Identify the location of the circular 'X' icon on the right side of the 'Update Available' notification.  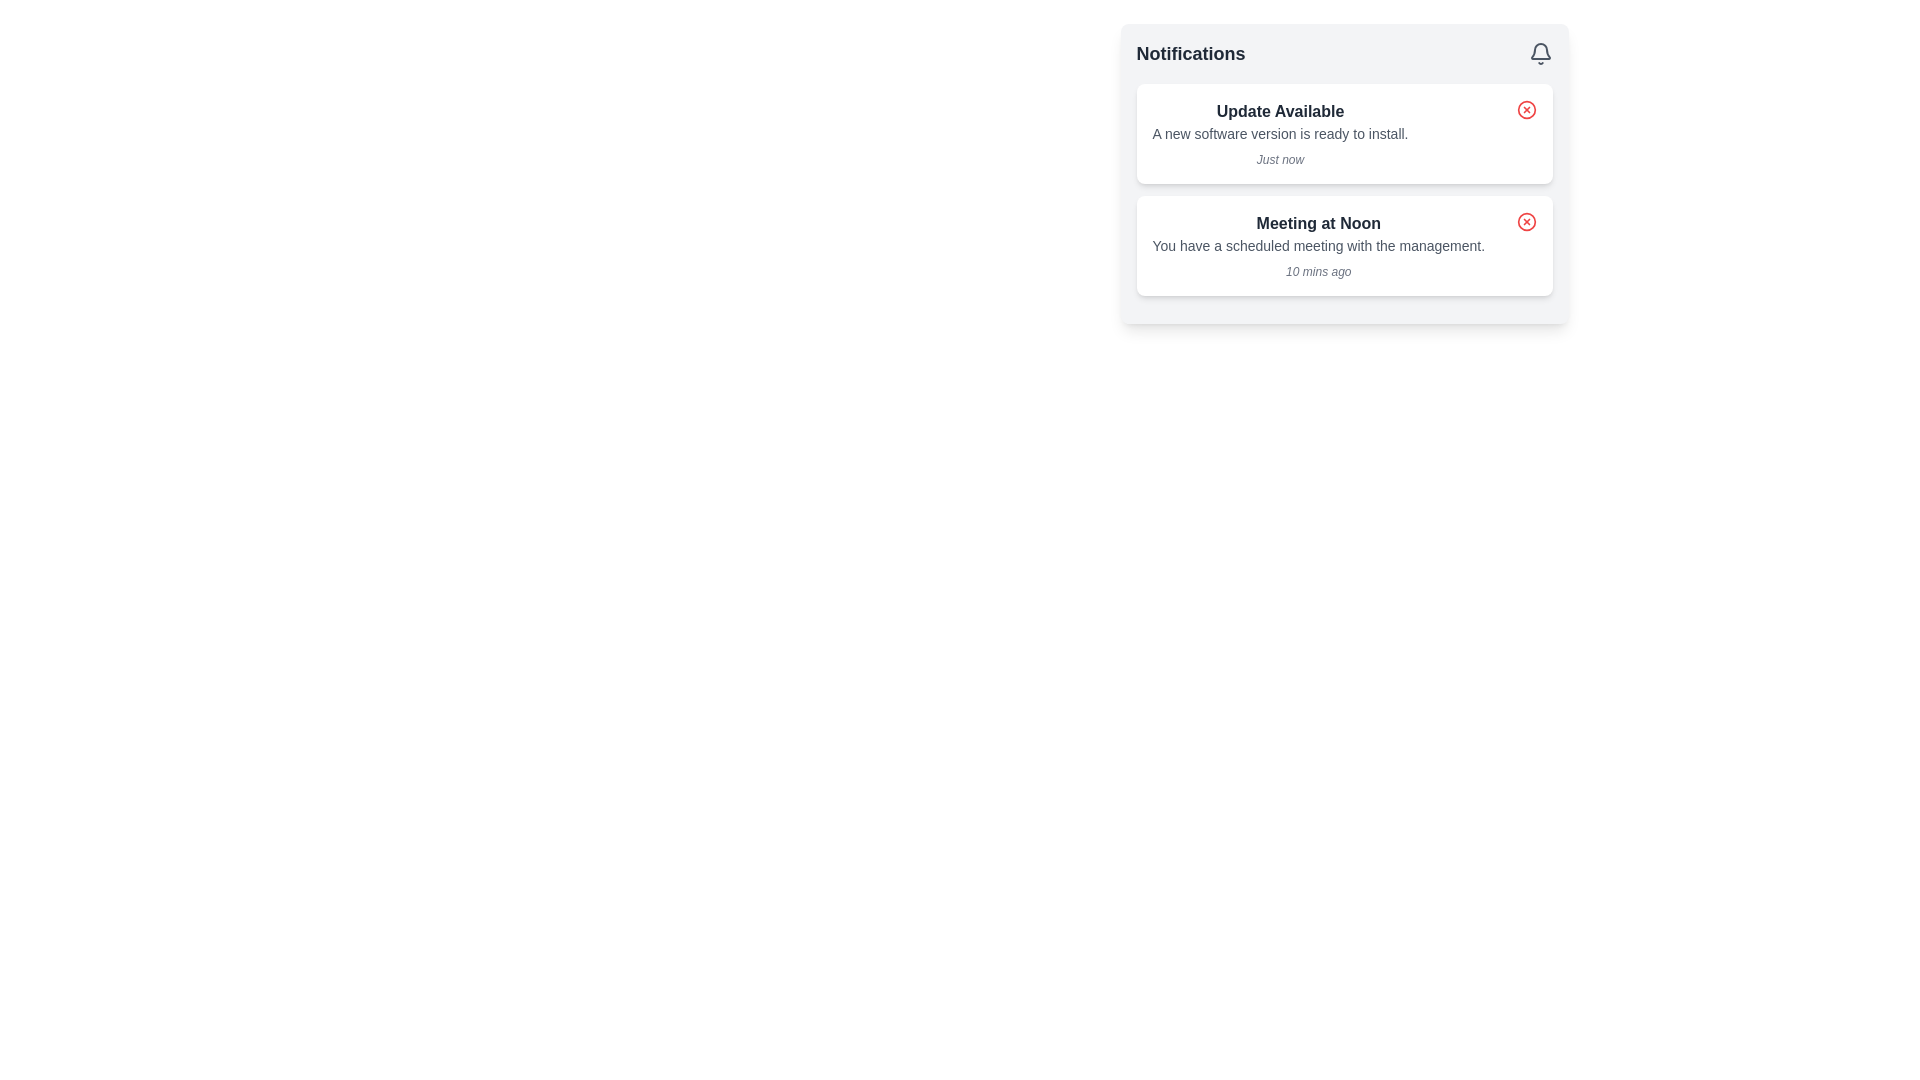
(1525, 110).